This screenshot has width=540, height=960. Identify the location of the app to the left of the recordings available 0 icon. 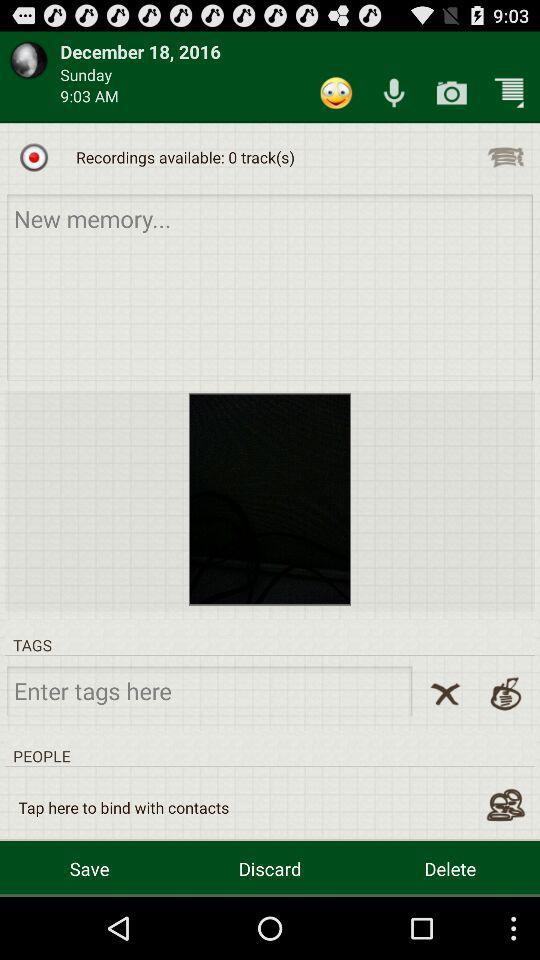
(33, 156).